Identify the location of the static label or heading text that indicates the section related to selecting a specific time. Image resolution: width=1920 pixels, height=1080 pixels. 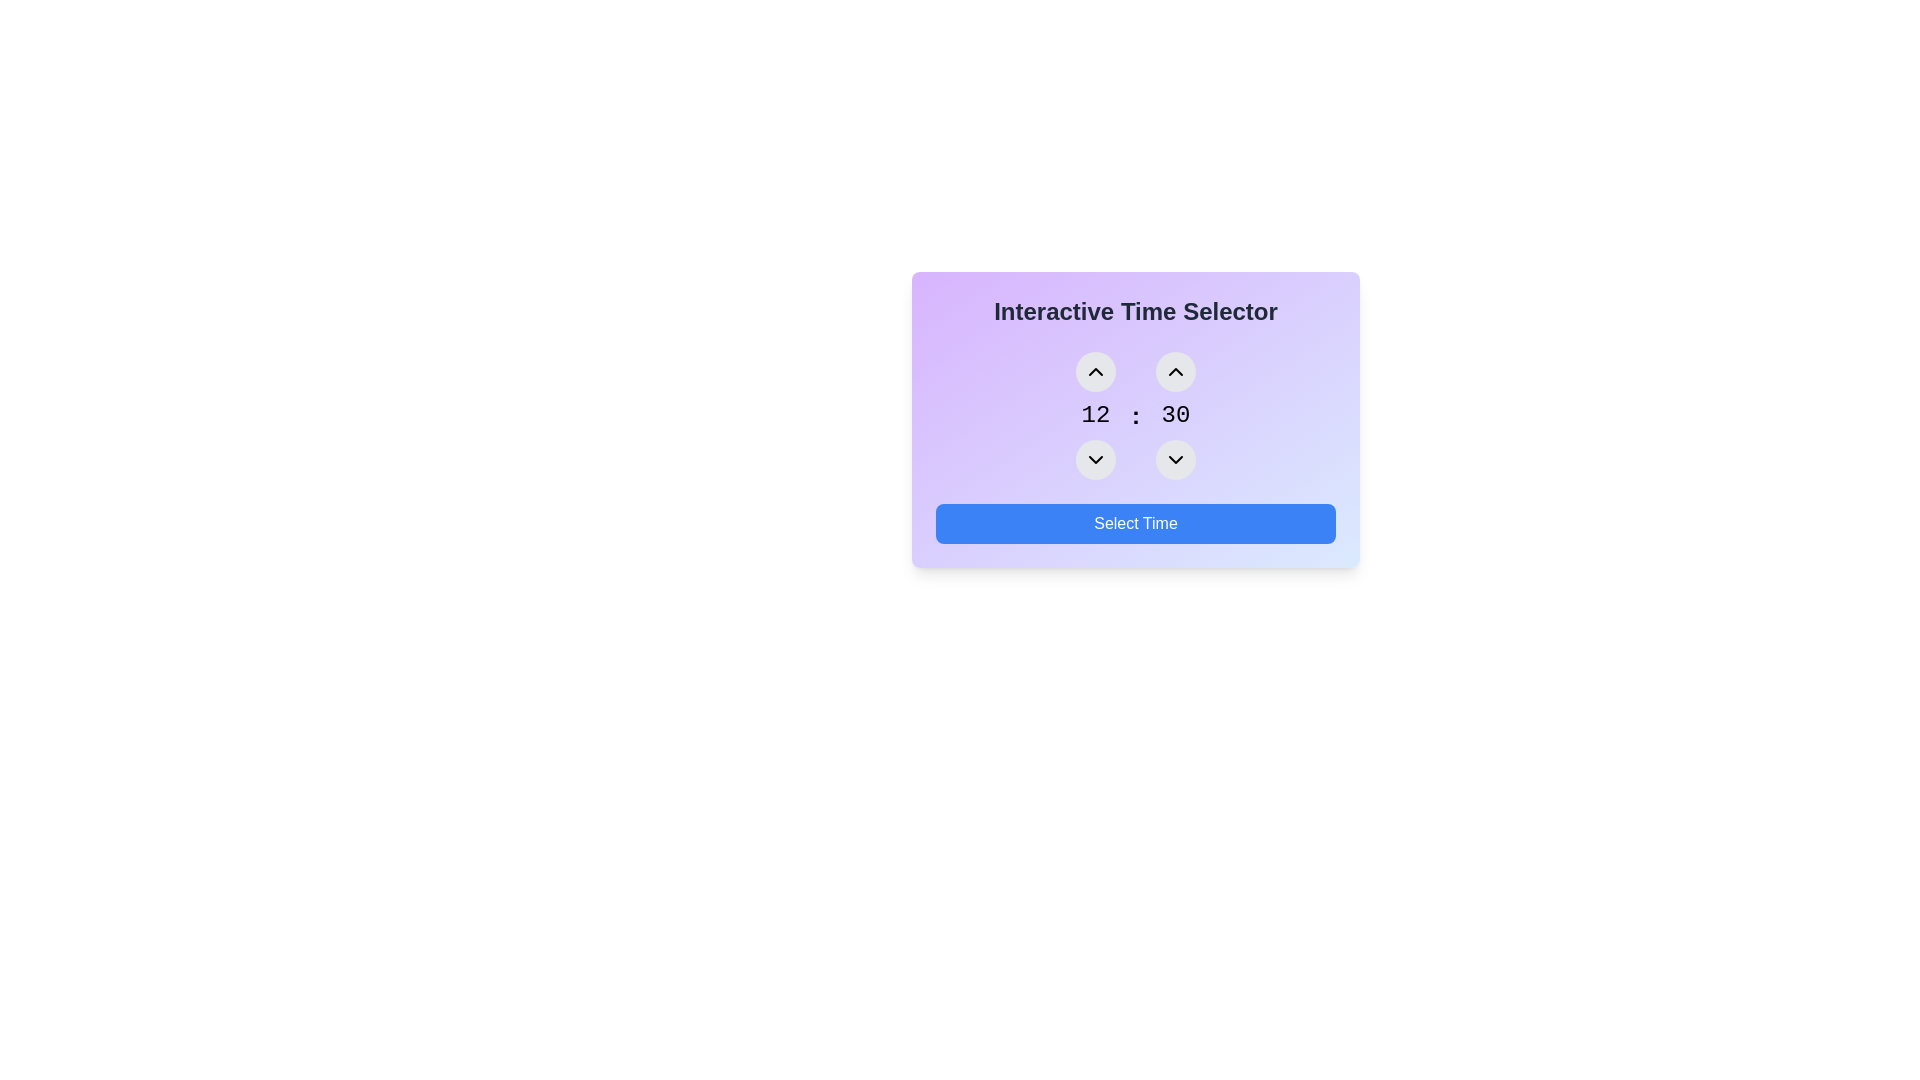
(1136, 312).